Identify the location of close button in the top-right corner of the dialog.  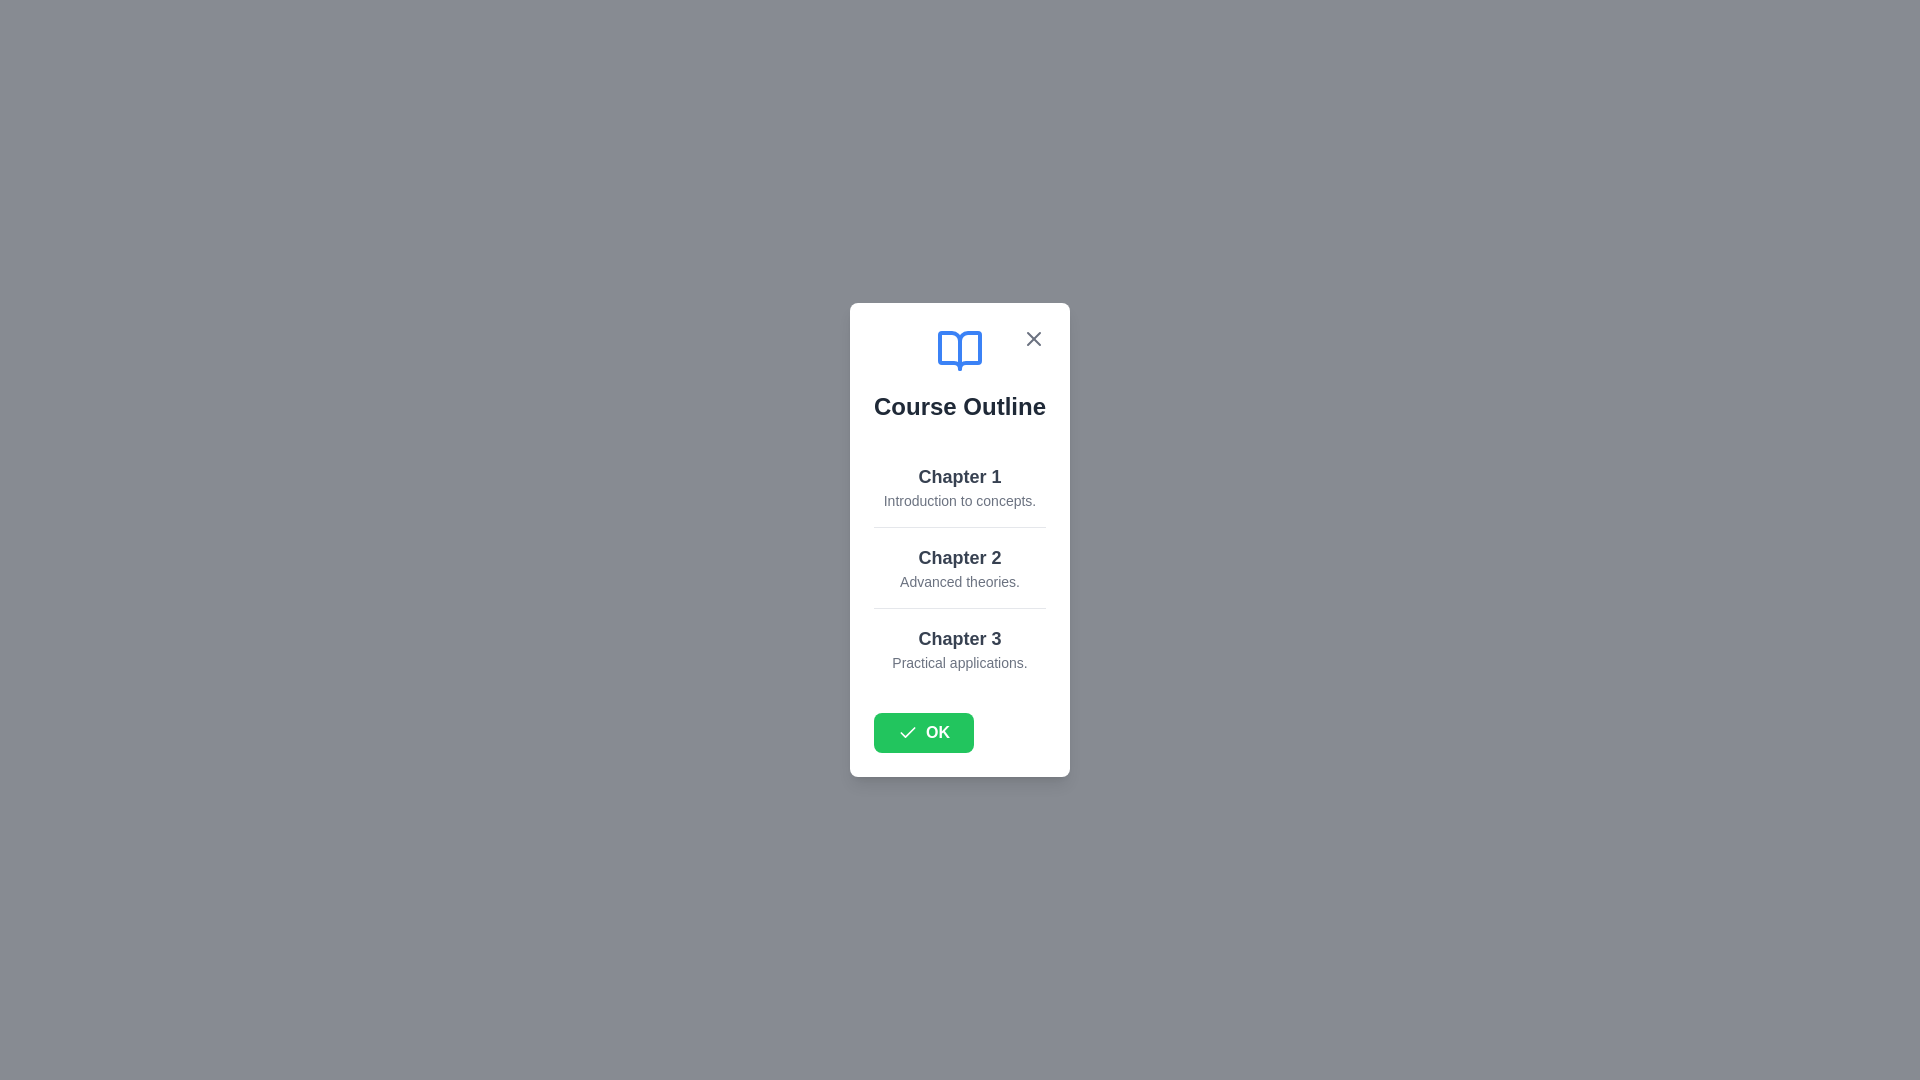
(1034, 338).